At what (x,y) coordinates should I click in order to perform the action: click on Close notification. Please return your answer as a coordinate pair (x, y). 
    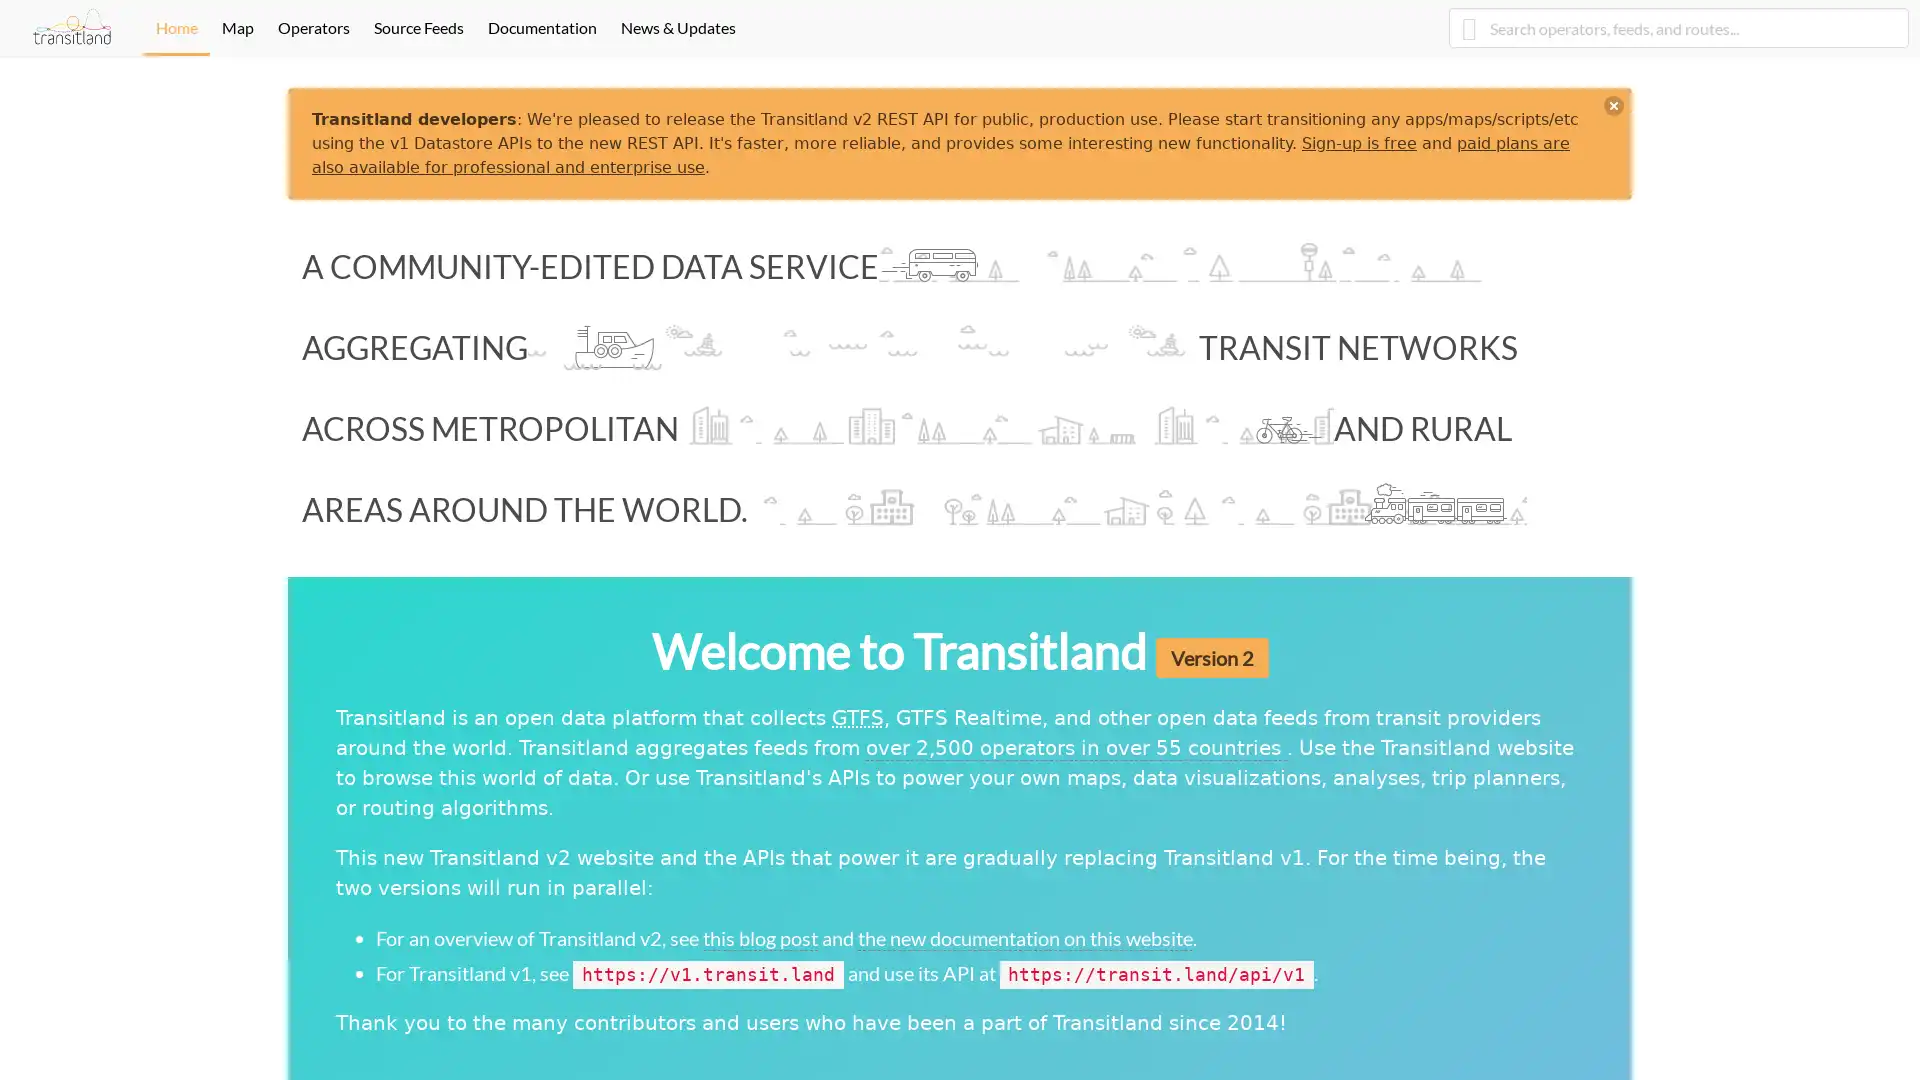
    Looking at the image, I should click on (1613, 105).